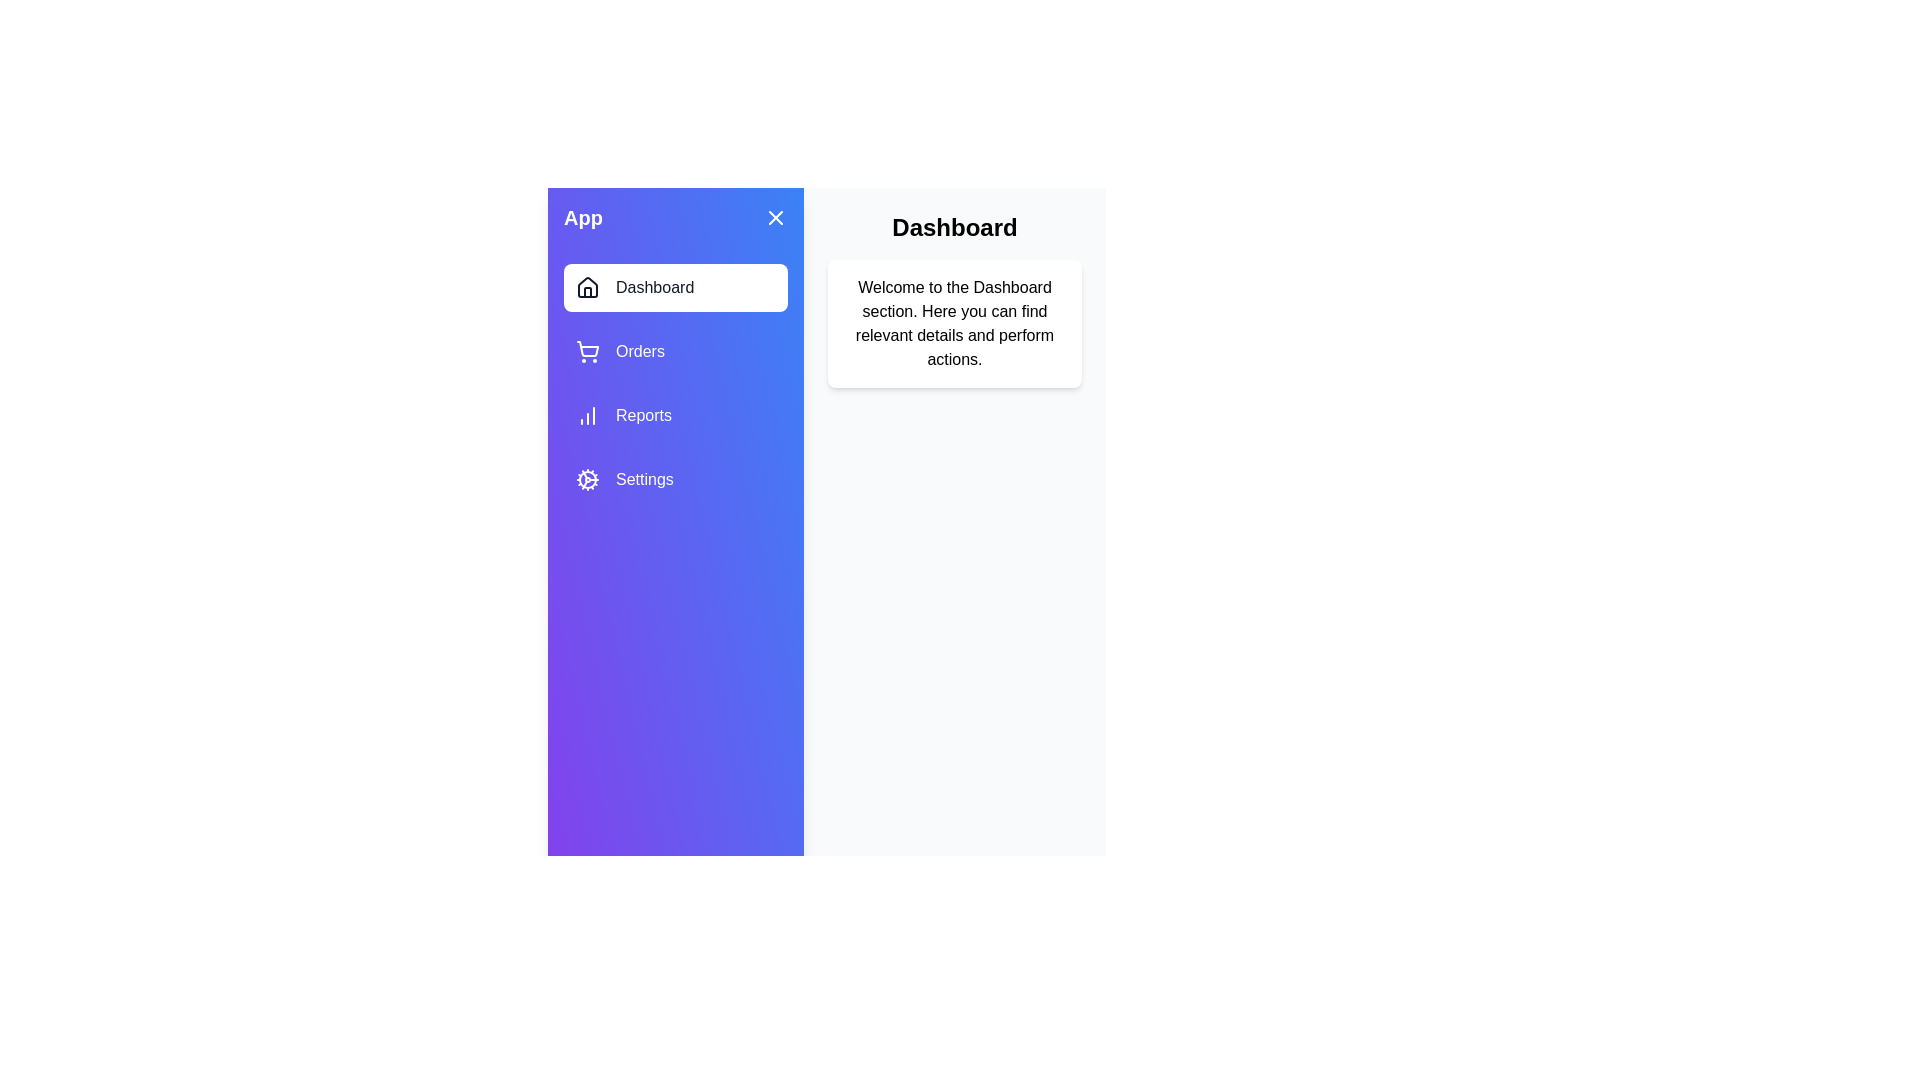 This screenshot has width=1920, height=1080. Describe the element at coordinates (676, 288) in the screenshot. I see `the Dashboard section by clicking on its corresponding navigation item` at that location.